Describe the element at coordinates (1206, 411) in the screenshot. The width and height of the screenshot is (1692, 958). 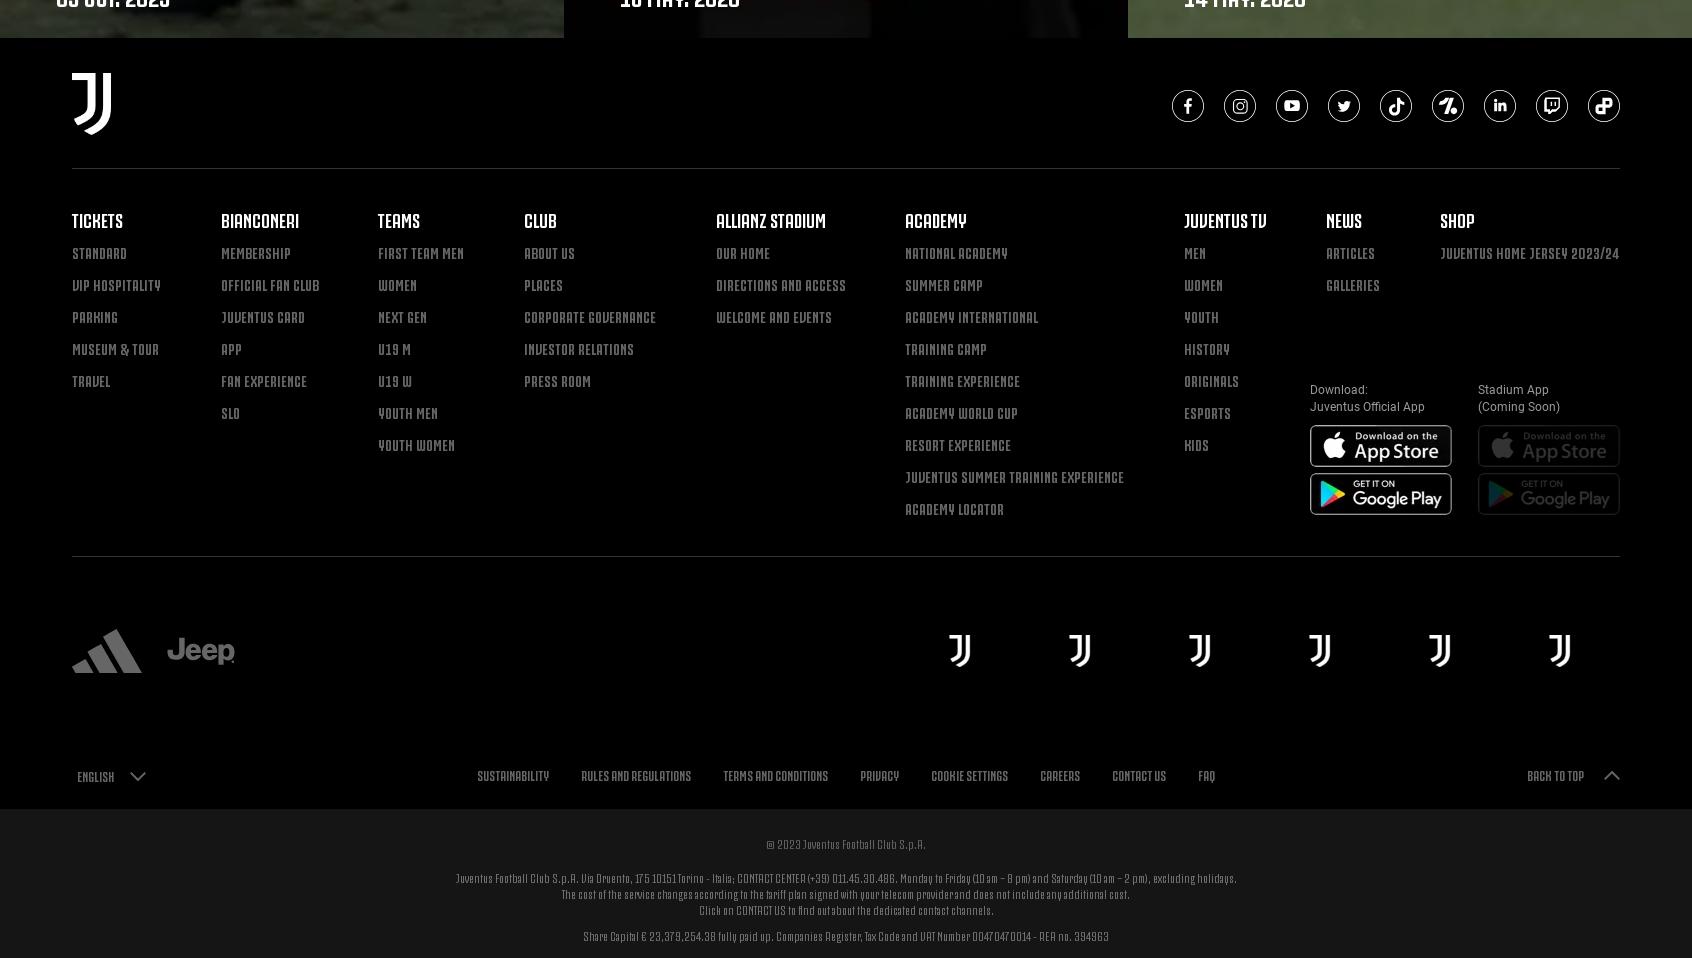
I see `'eSports'` at that location.